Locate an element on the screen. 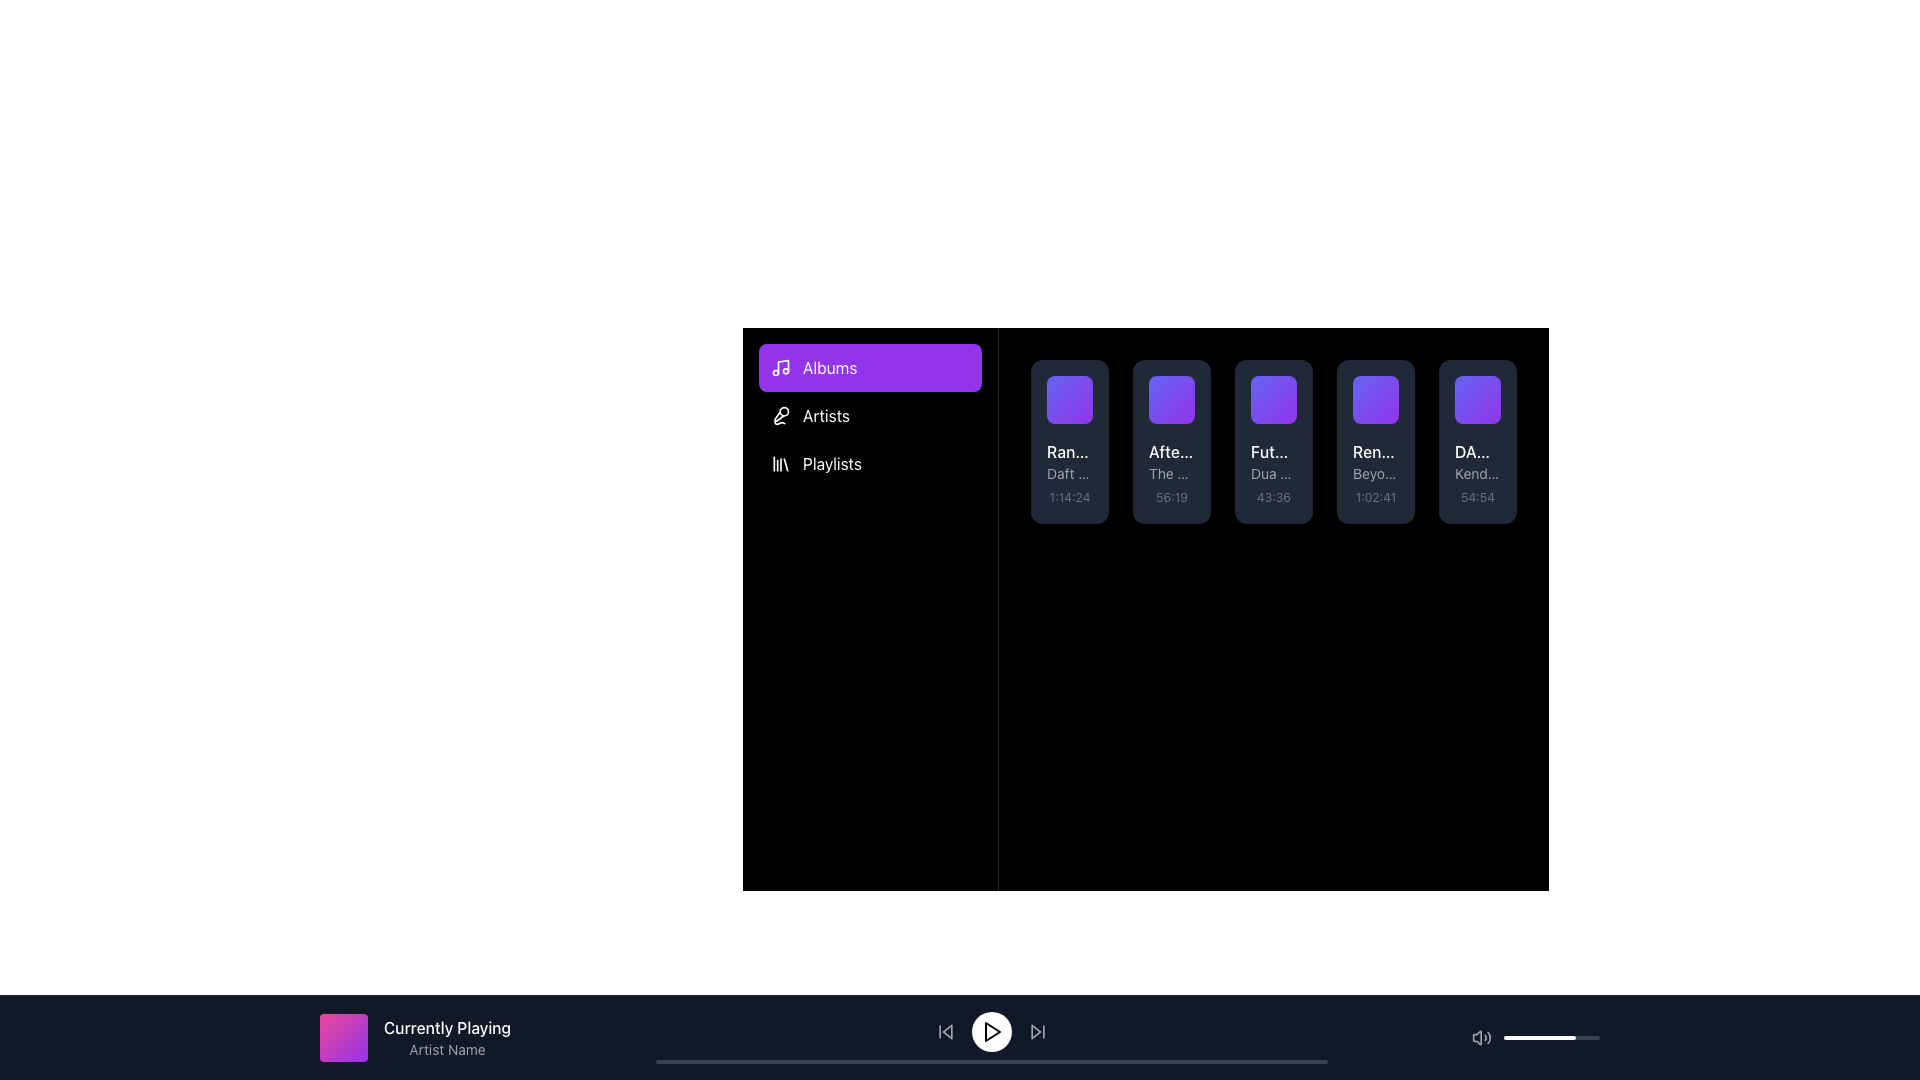  the small heart-shaped button located at the top-right corner of the album 'DAMN.' card to mark the album as a favorite is located at coordinates (1488, 388).